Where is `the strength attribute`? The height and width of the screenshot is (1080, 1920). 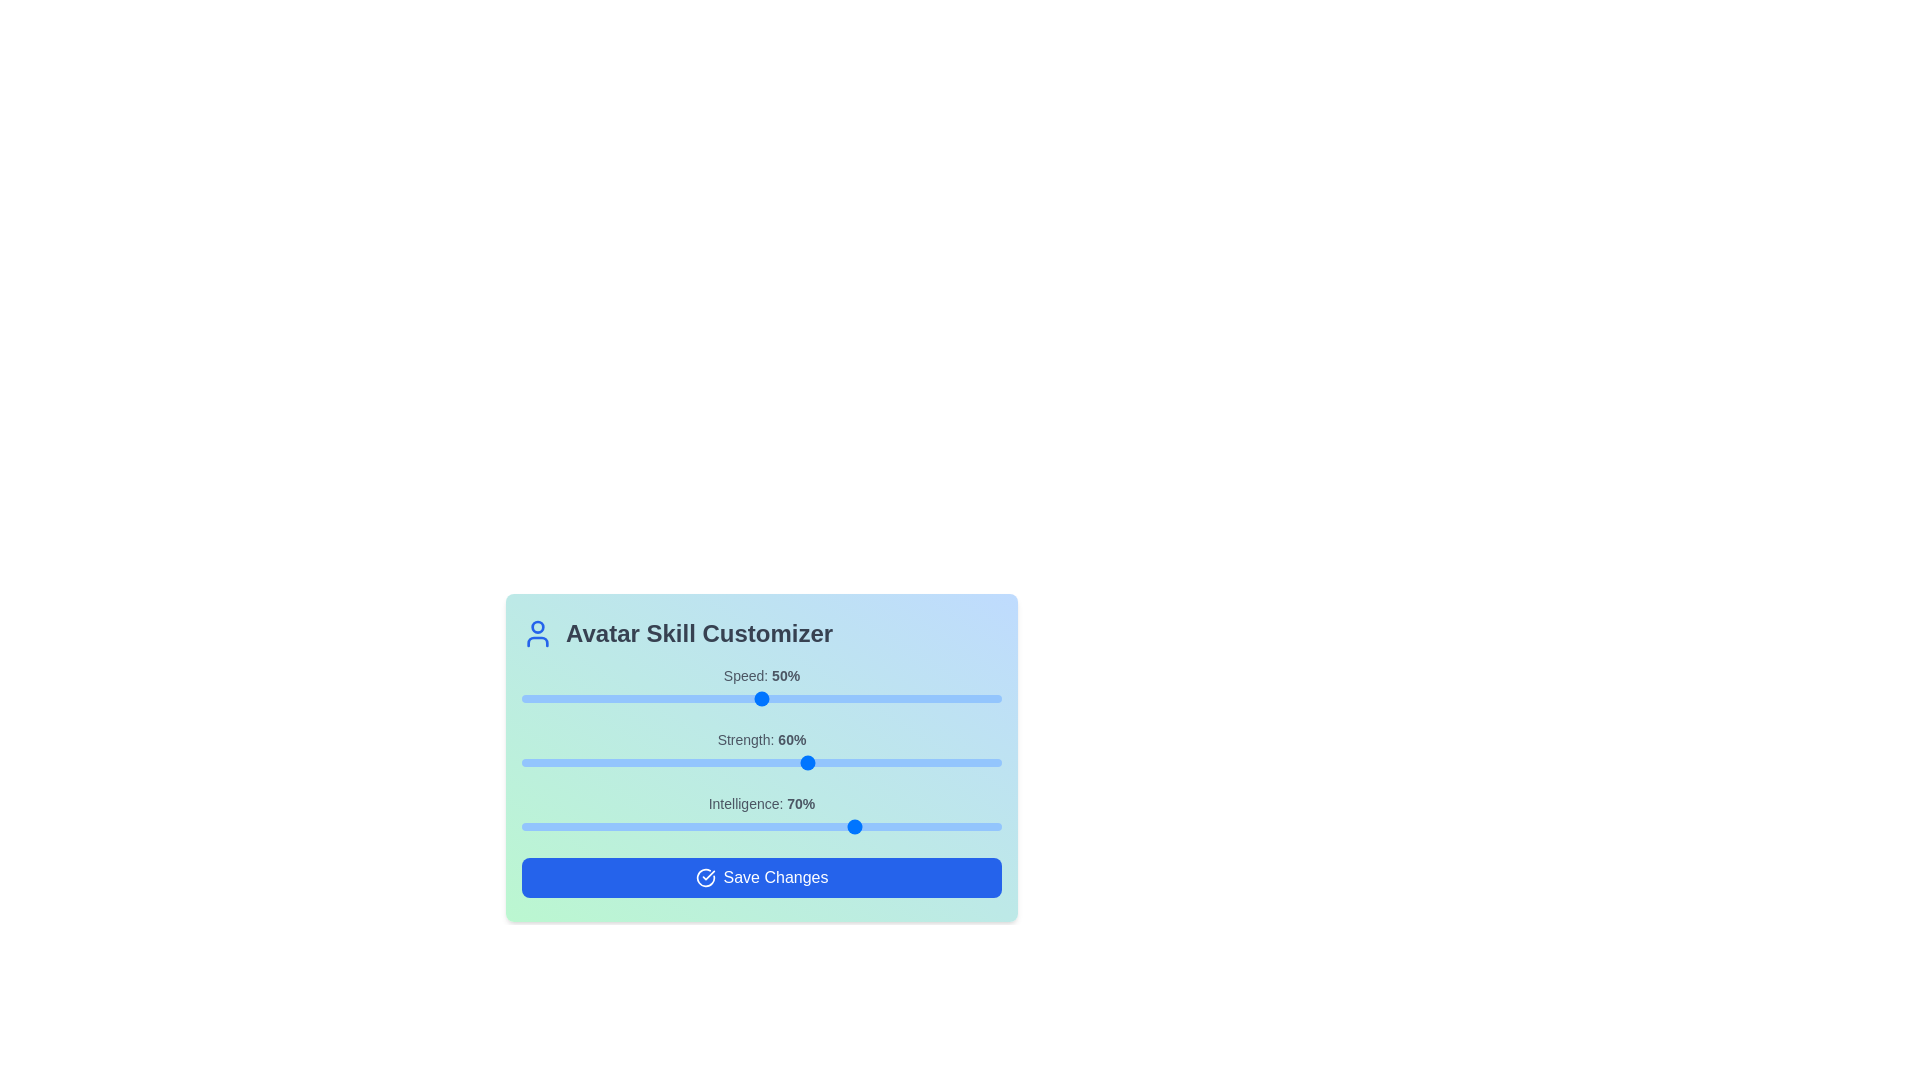 the strength attribute is located at coordinates (765, 763).